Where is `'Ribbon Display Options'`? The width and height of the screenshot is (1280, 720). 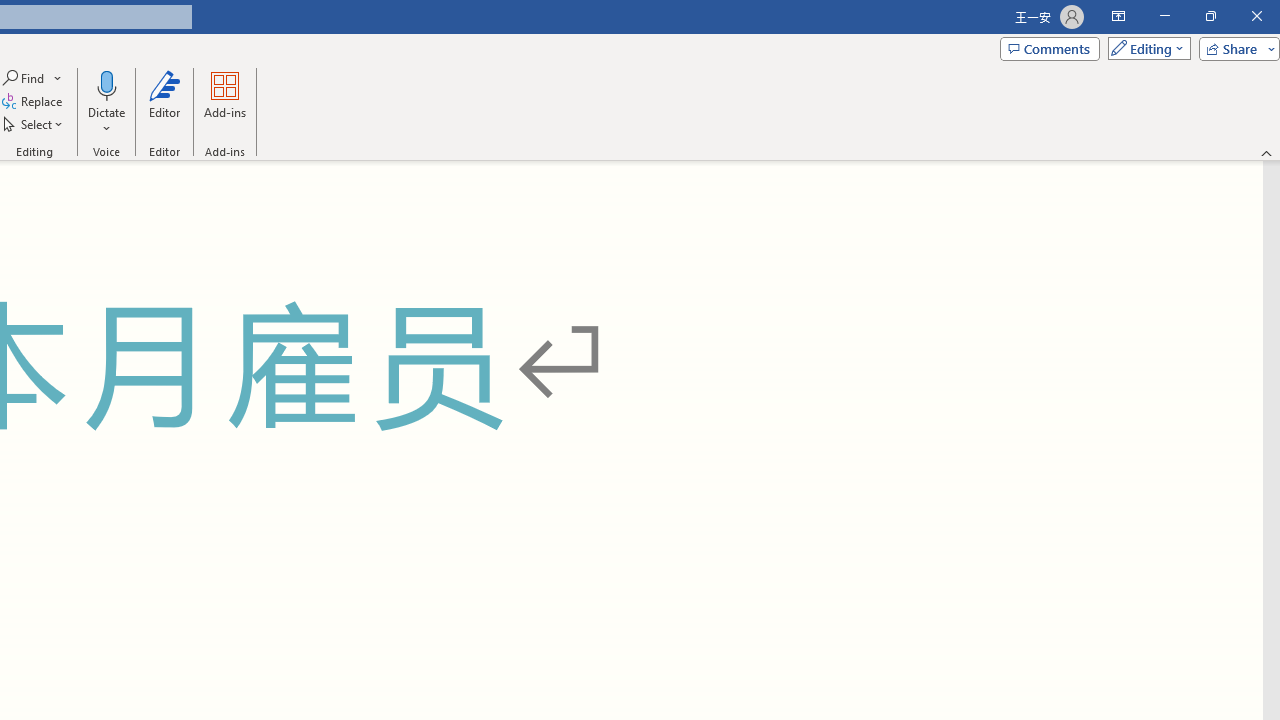
'Ribbon Display Options' is located at coordinates (1117, 16).